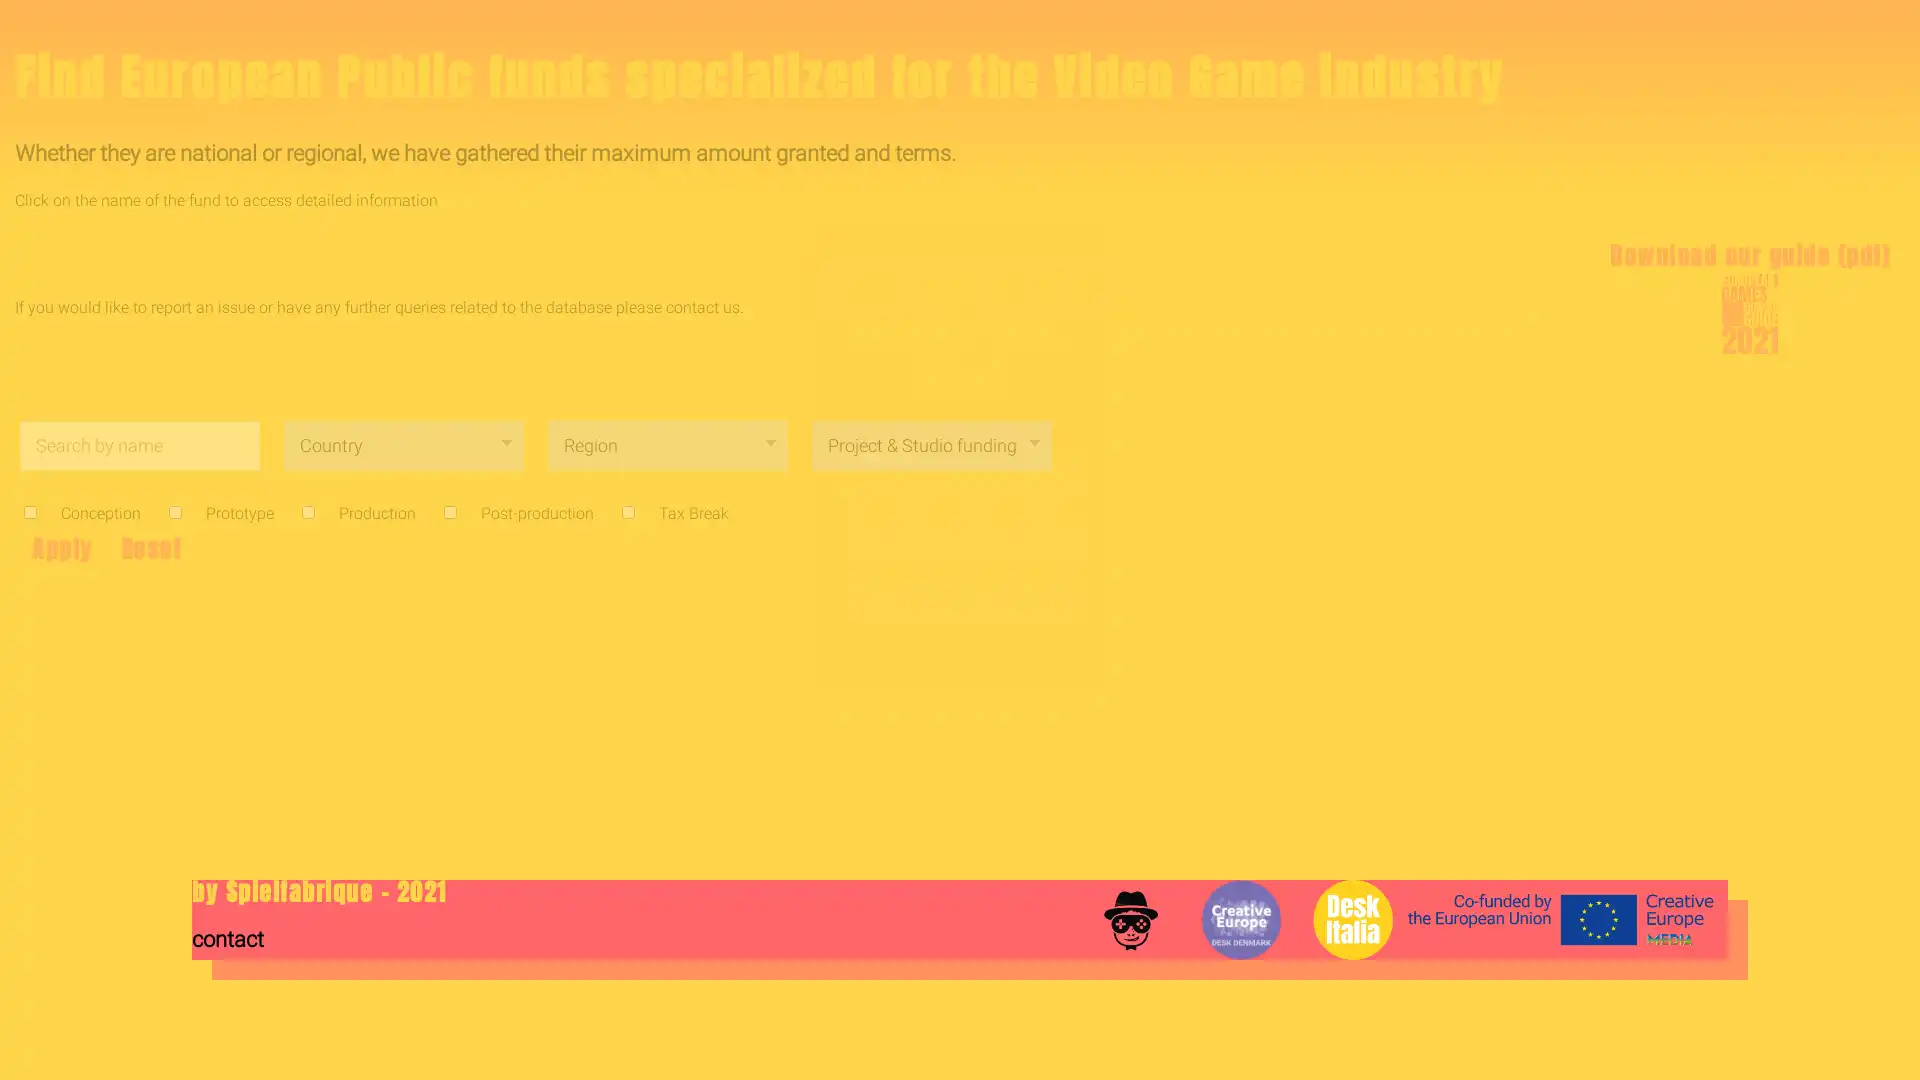 Image resolution: width=1920 pixels, height=1080 pixels. I want to click on Apply, so click(62, 548).